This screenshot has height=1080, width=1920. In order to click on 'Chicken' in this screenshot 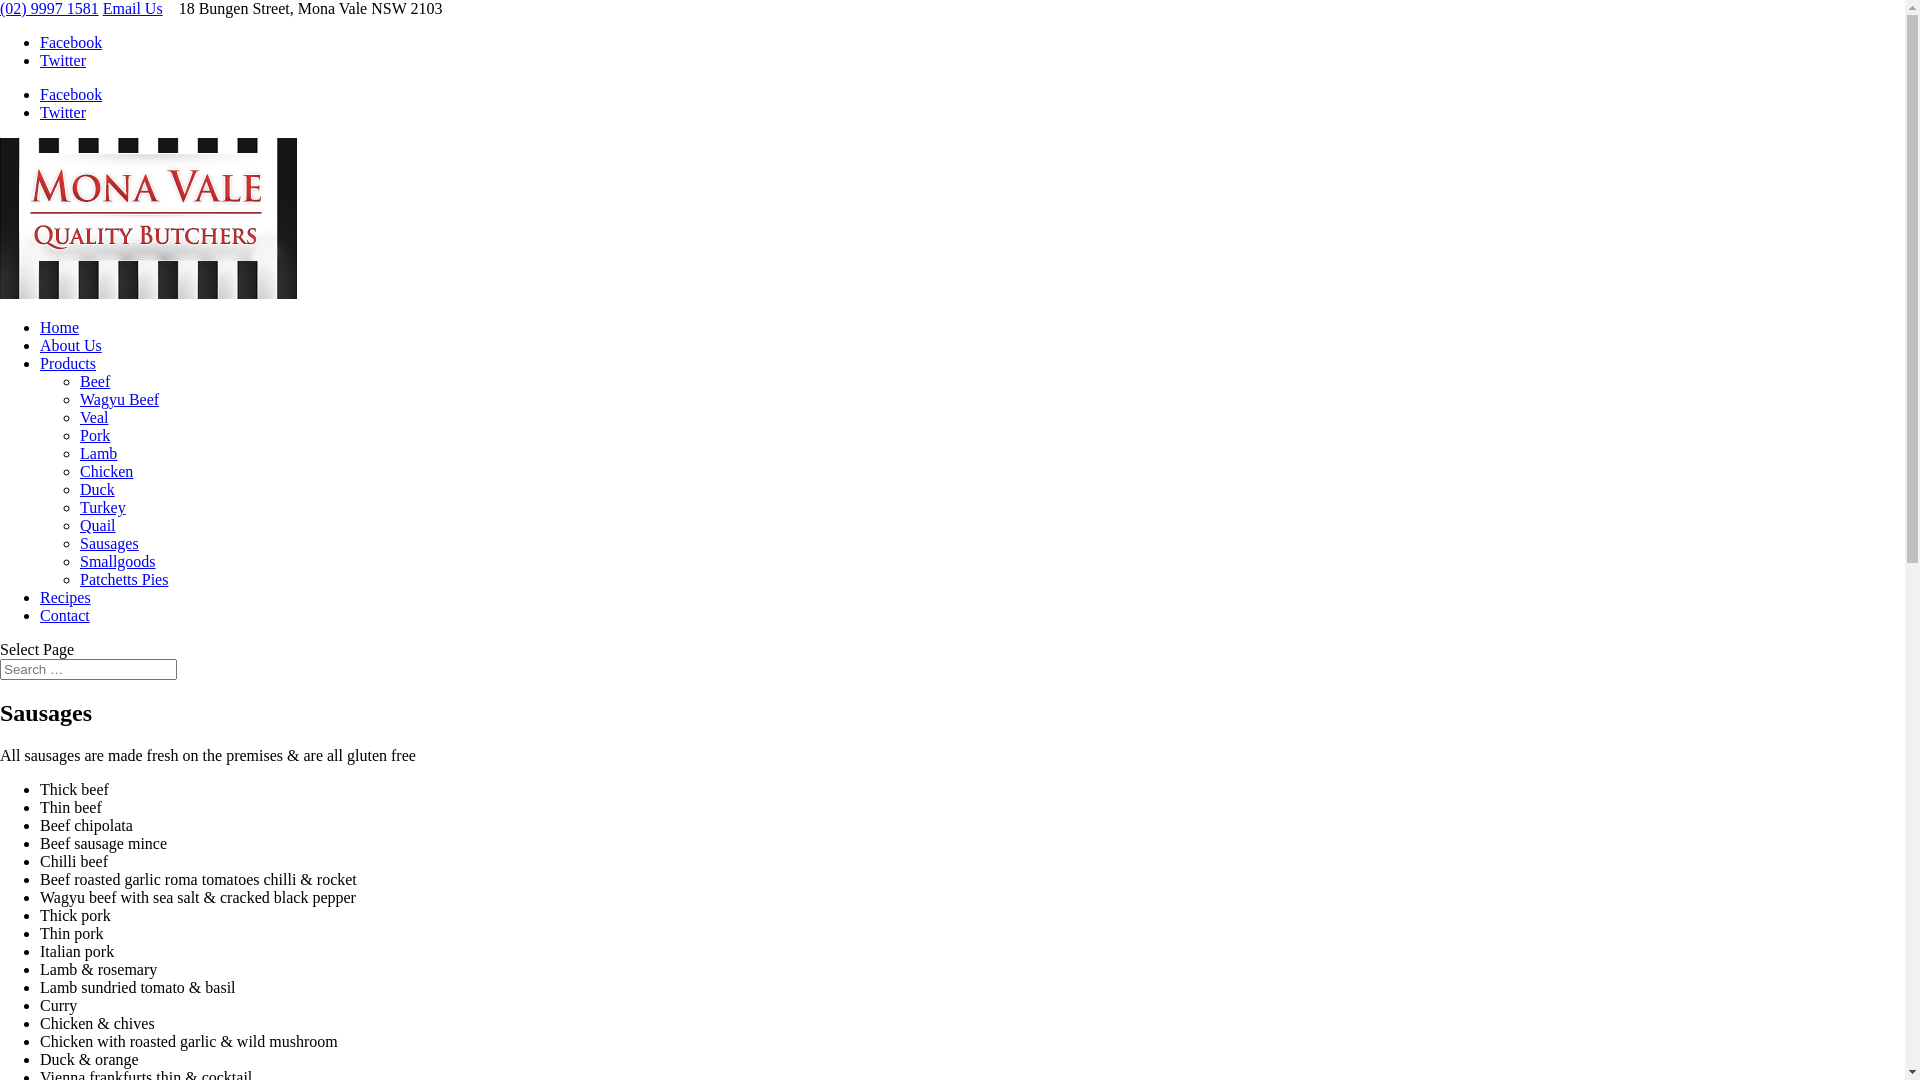, I will do `click(105, 471)`.